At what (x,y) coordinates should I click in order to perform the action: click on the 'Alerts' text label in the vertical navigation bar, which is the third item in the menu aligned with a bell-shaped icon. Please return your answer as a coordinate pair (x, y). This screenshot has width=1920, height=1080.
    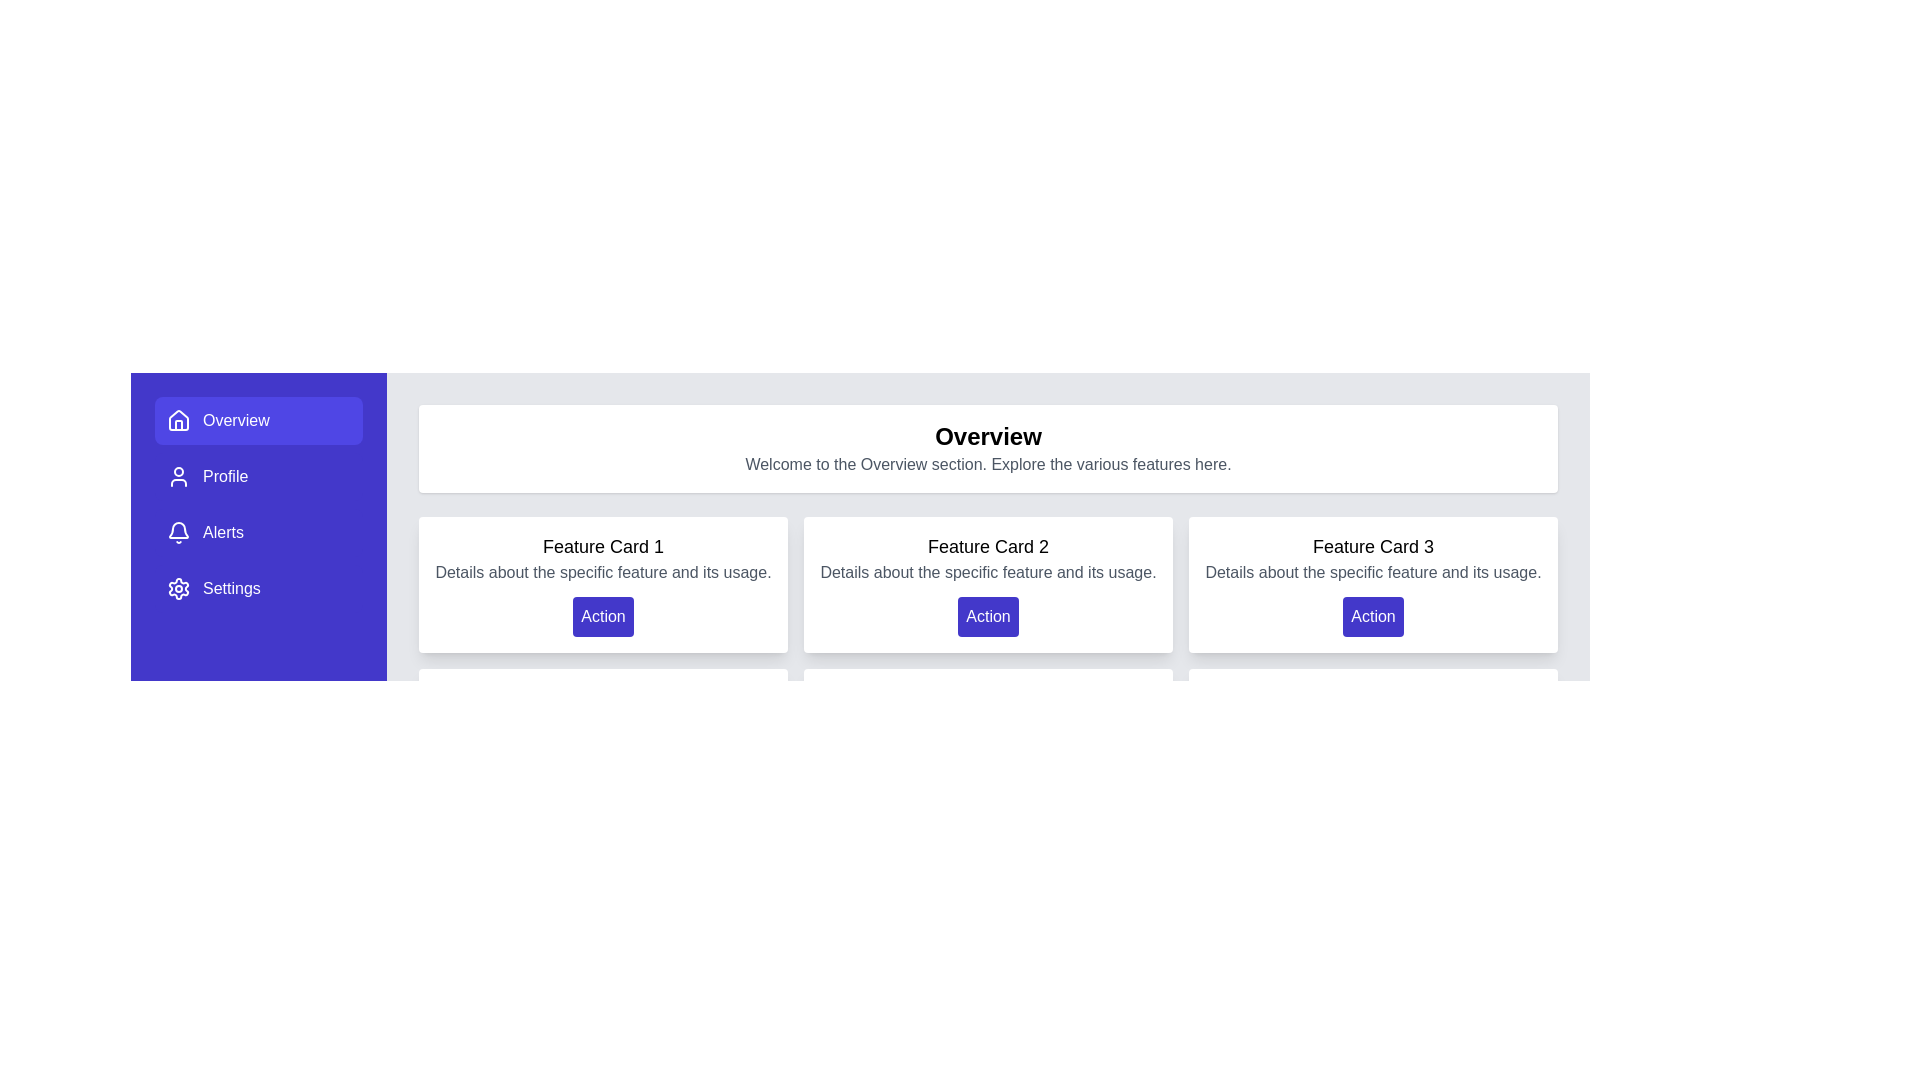
    Looking at the image, I should click on (223, 531).